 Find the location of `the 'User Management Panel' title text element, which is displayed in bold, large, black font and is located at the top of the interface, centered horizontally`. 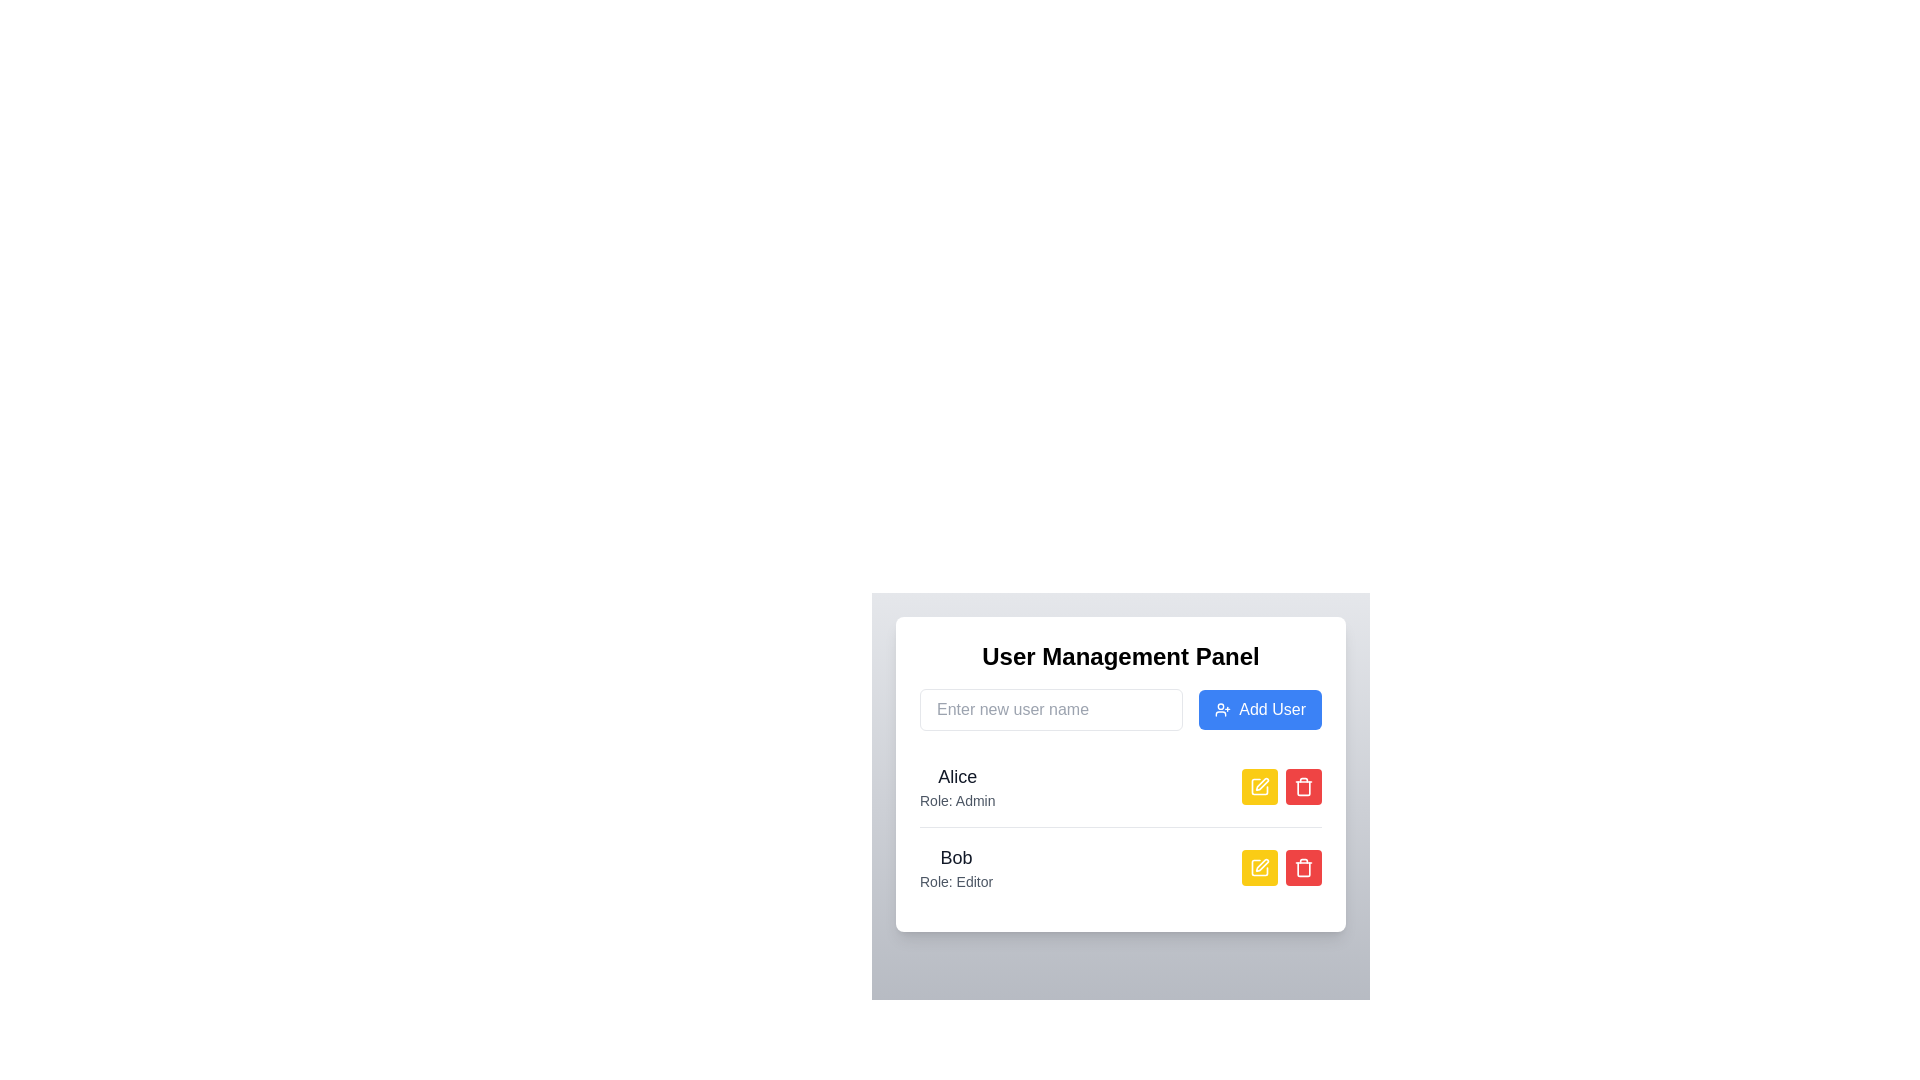

the 'User Management Panel' title text element, which is displayed in bold, large, black font and is located at the top of the interface, centered horizontally is located at coordinates (1121, 656).